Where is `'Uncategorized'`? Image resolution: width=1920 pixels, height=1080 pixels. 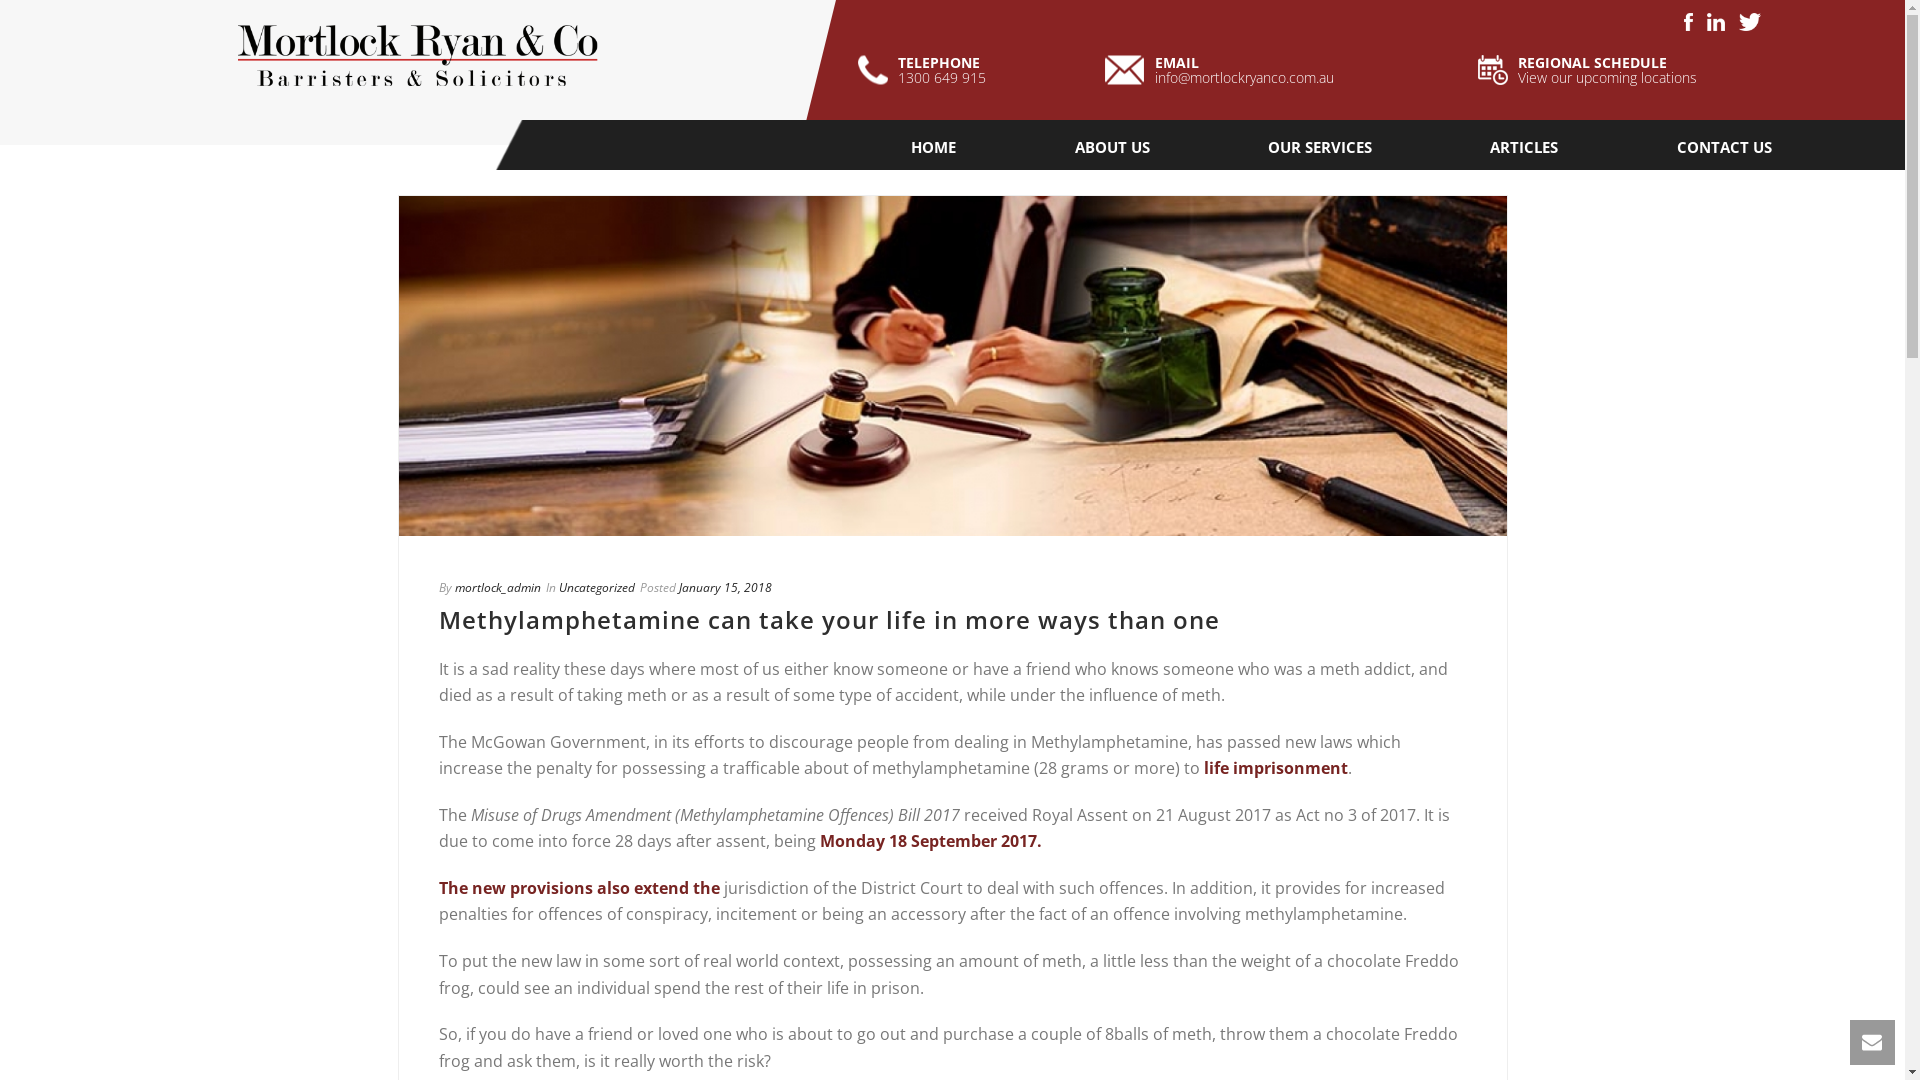 'Uncategorized' is located at coordinates (594, 586).